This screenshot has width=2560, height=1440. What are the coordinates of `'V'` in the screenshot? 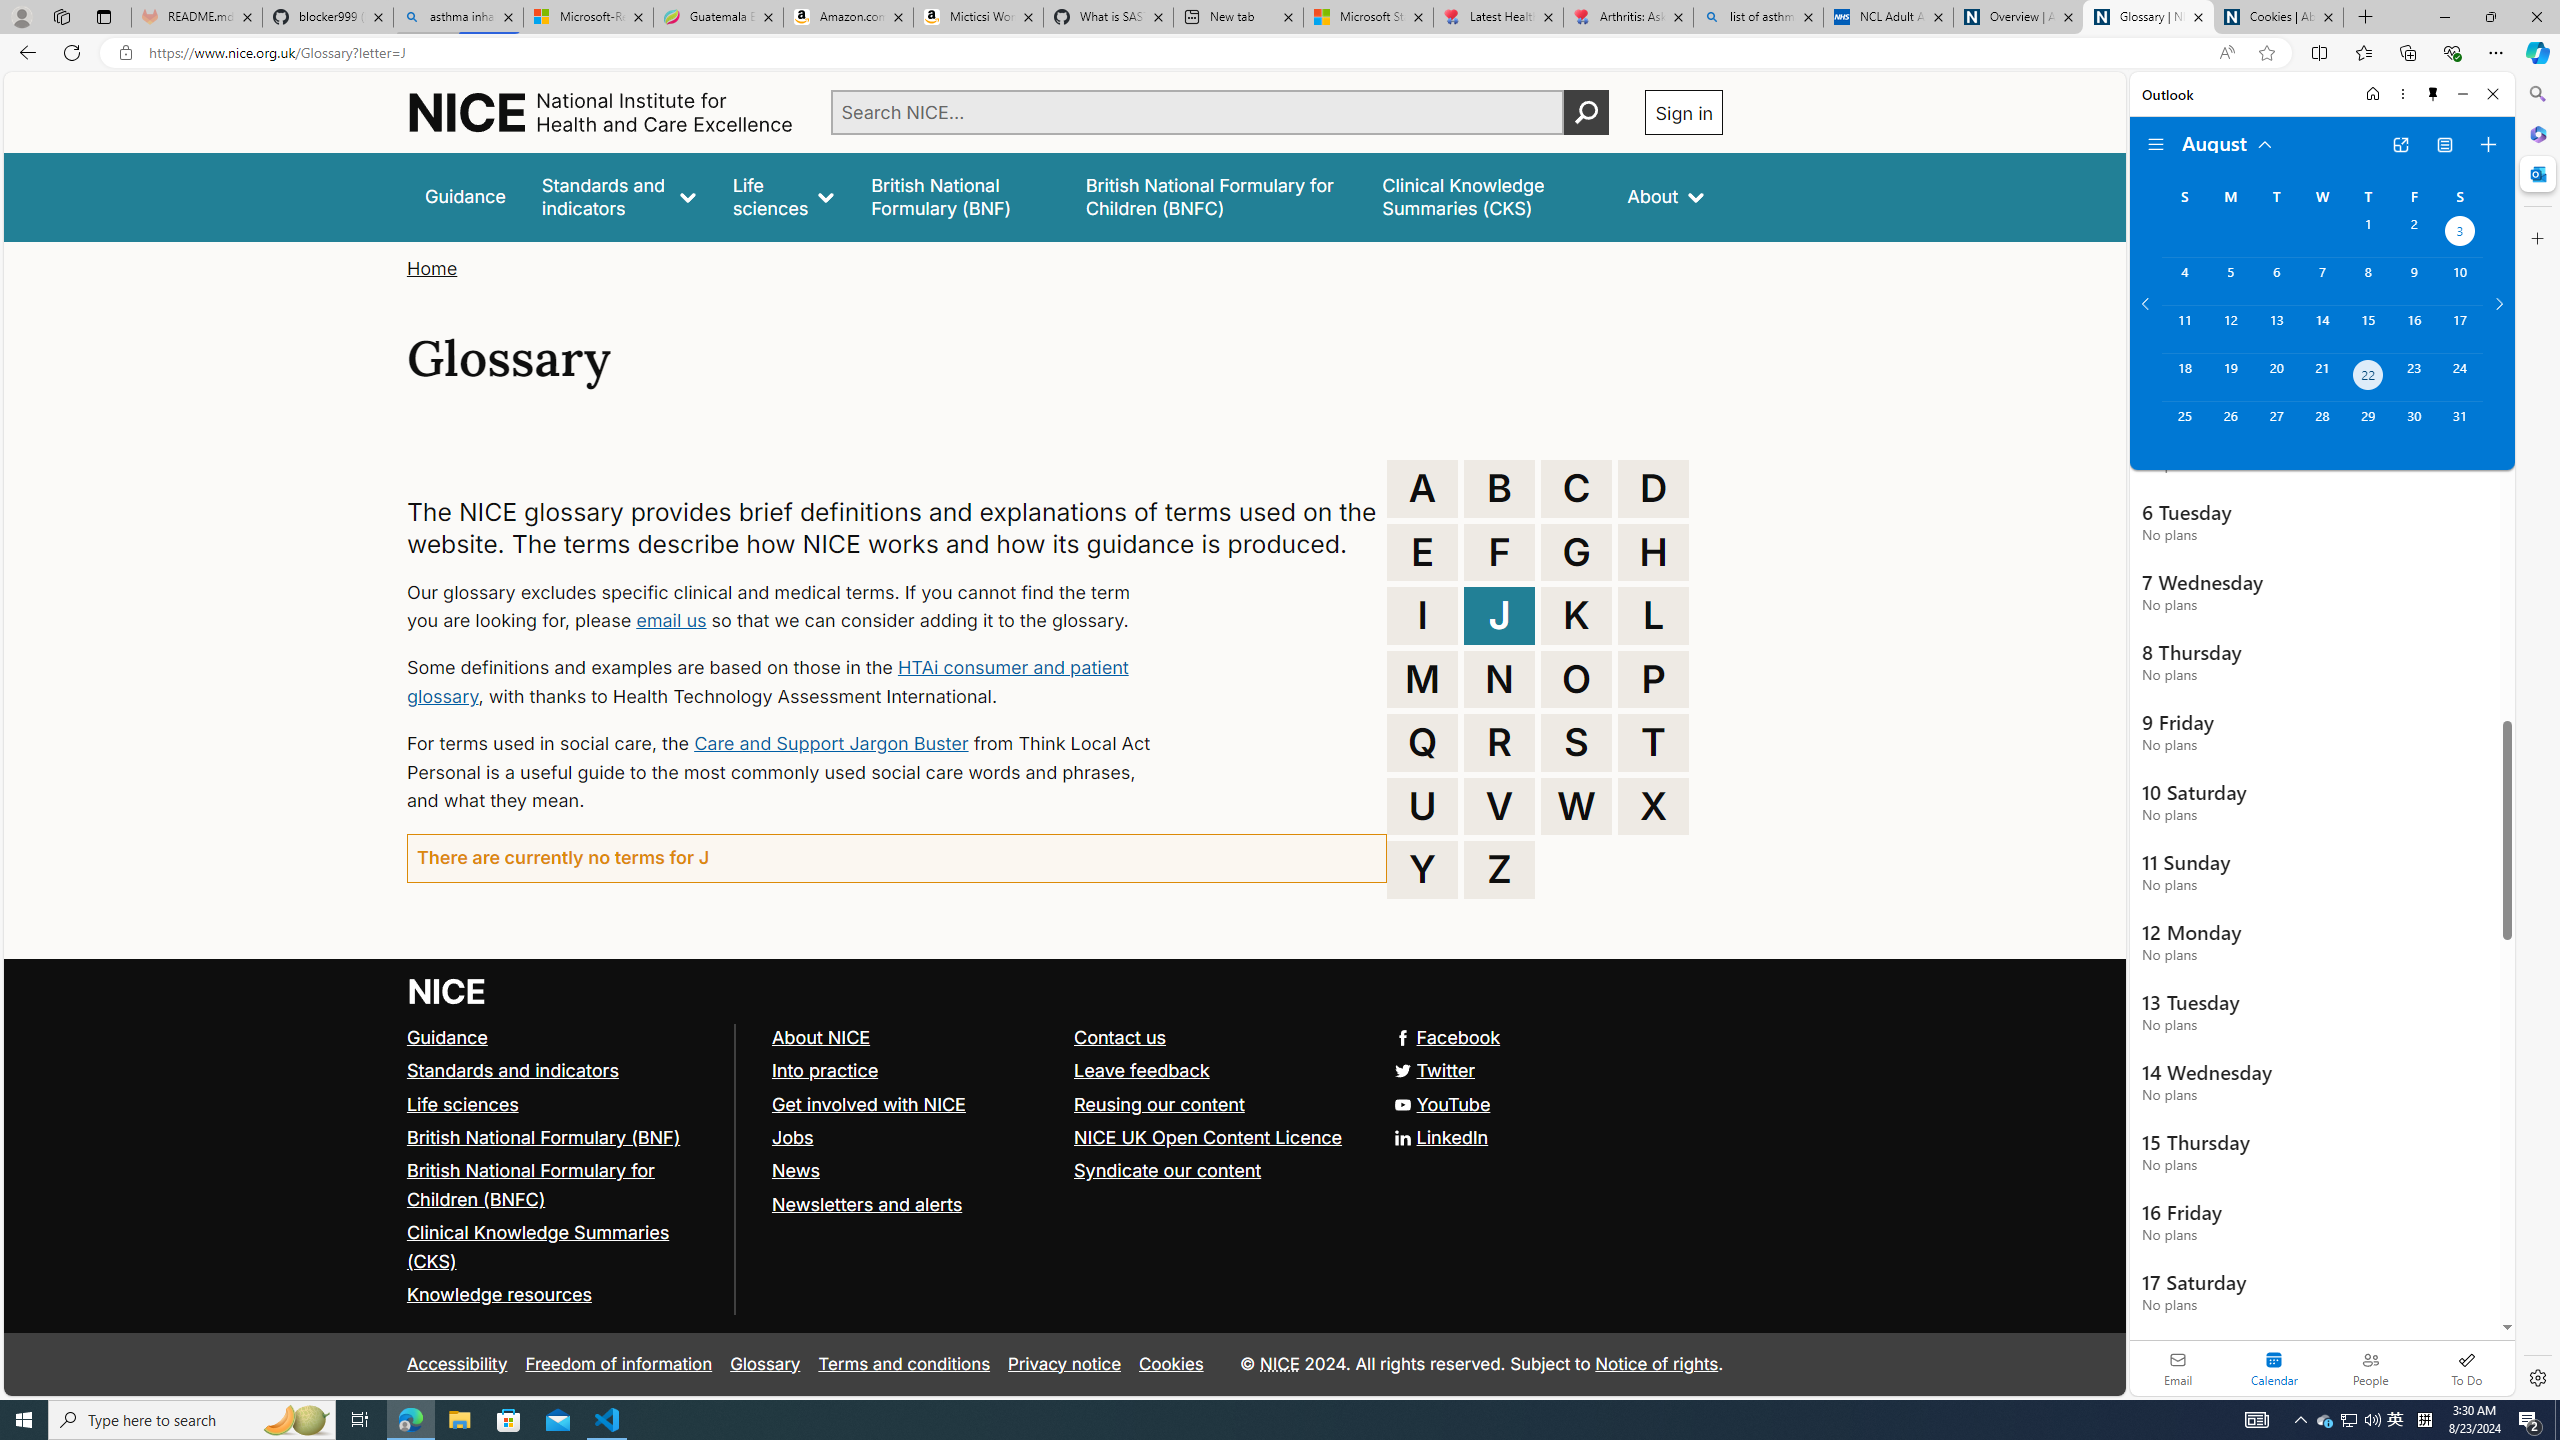 It's located at (1500, 807).